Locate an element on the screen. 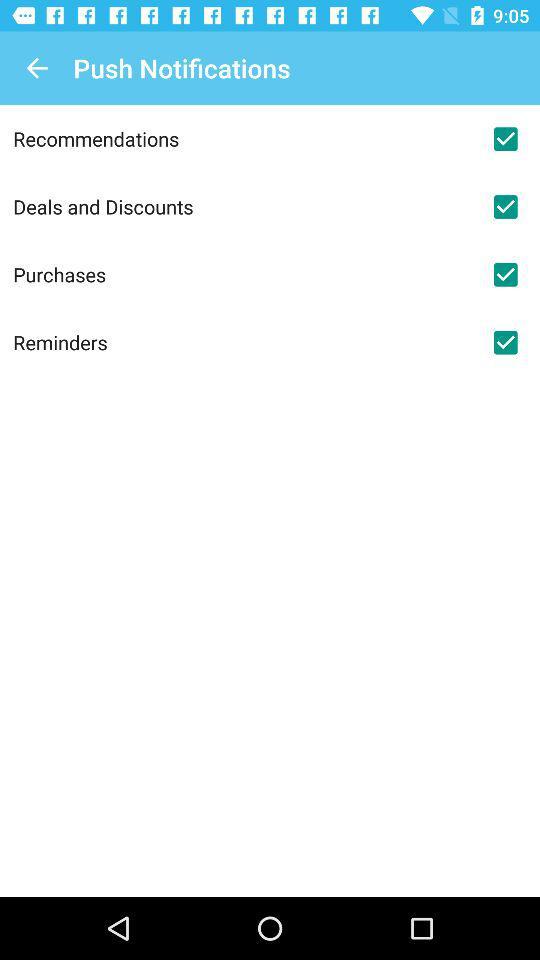 The width and height of the screenshot is (540, 960). the icon below the purchases item is located at coordinates (242, 342).